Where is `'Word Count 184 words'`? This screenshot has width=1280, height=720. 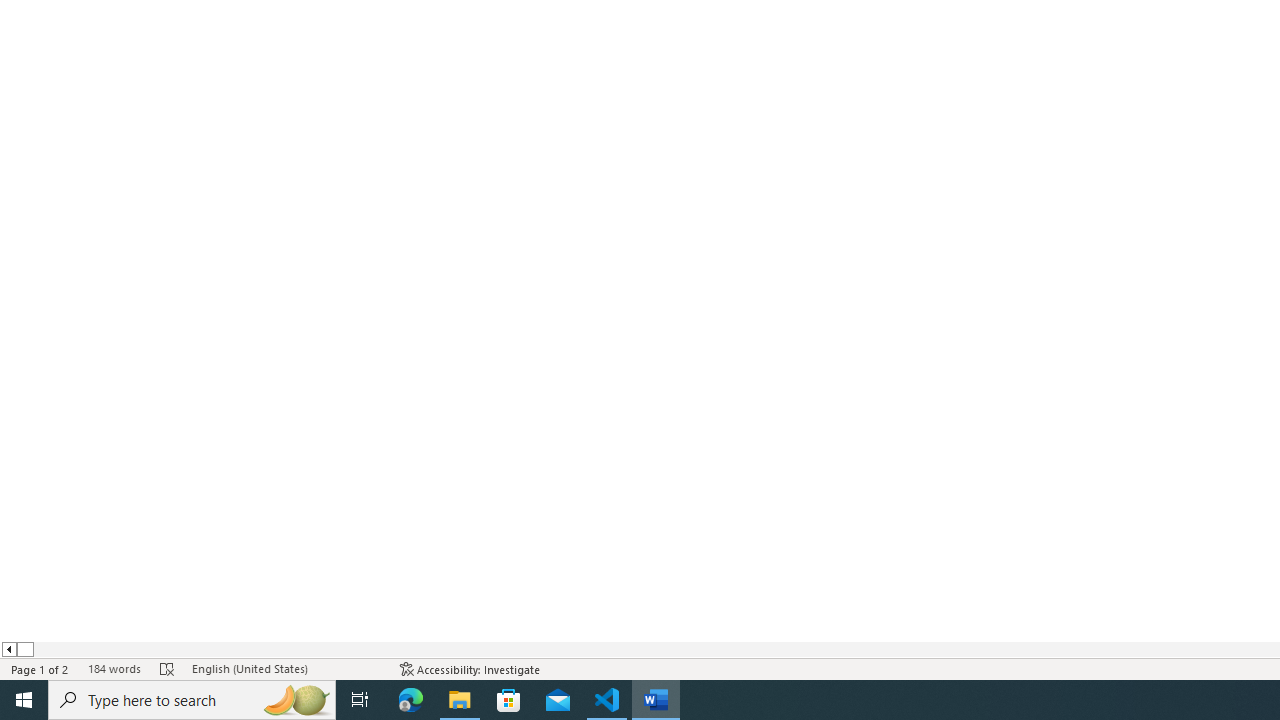
'Word Count 184 words' is located at coordinates (112, 669).